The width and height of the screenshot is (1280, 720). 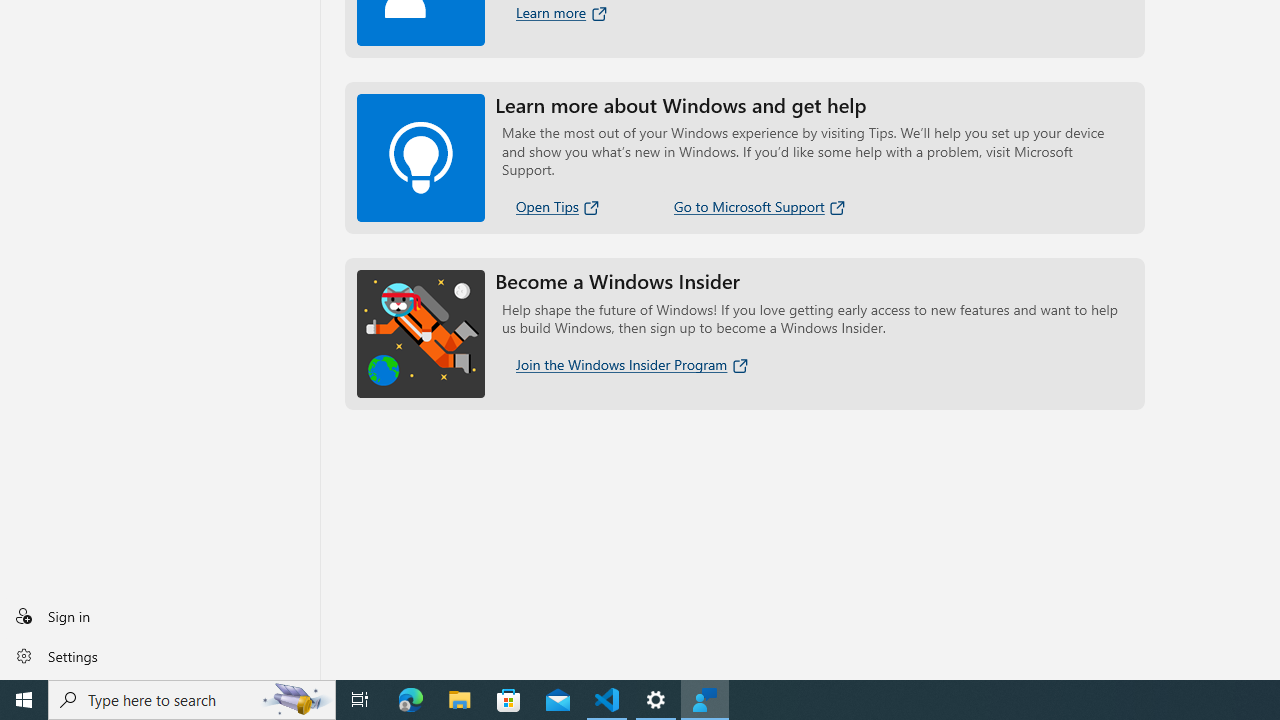 I want to click on 'Type here to search', so click(x=192, y=698).